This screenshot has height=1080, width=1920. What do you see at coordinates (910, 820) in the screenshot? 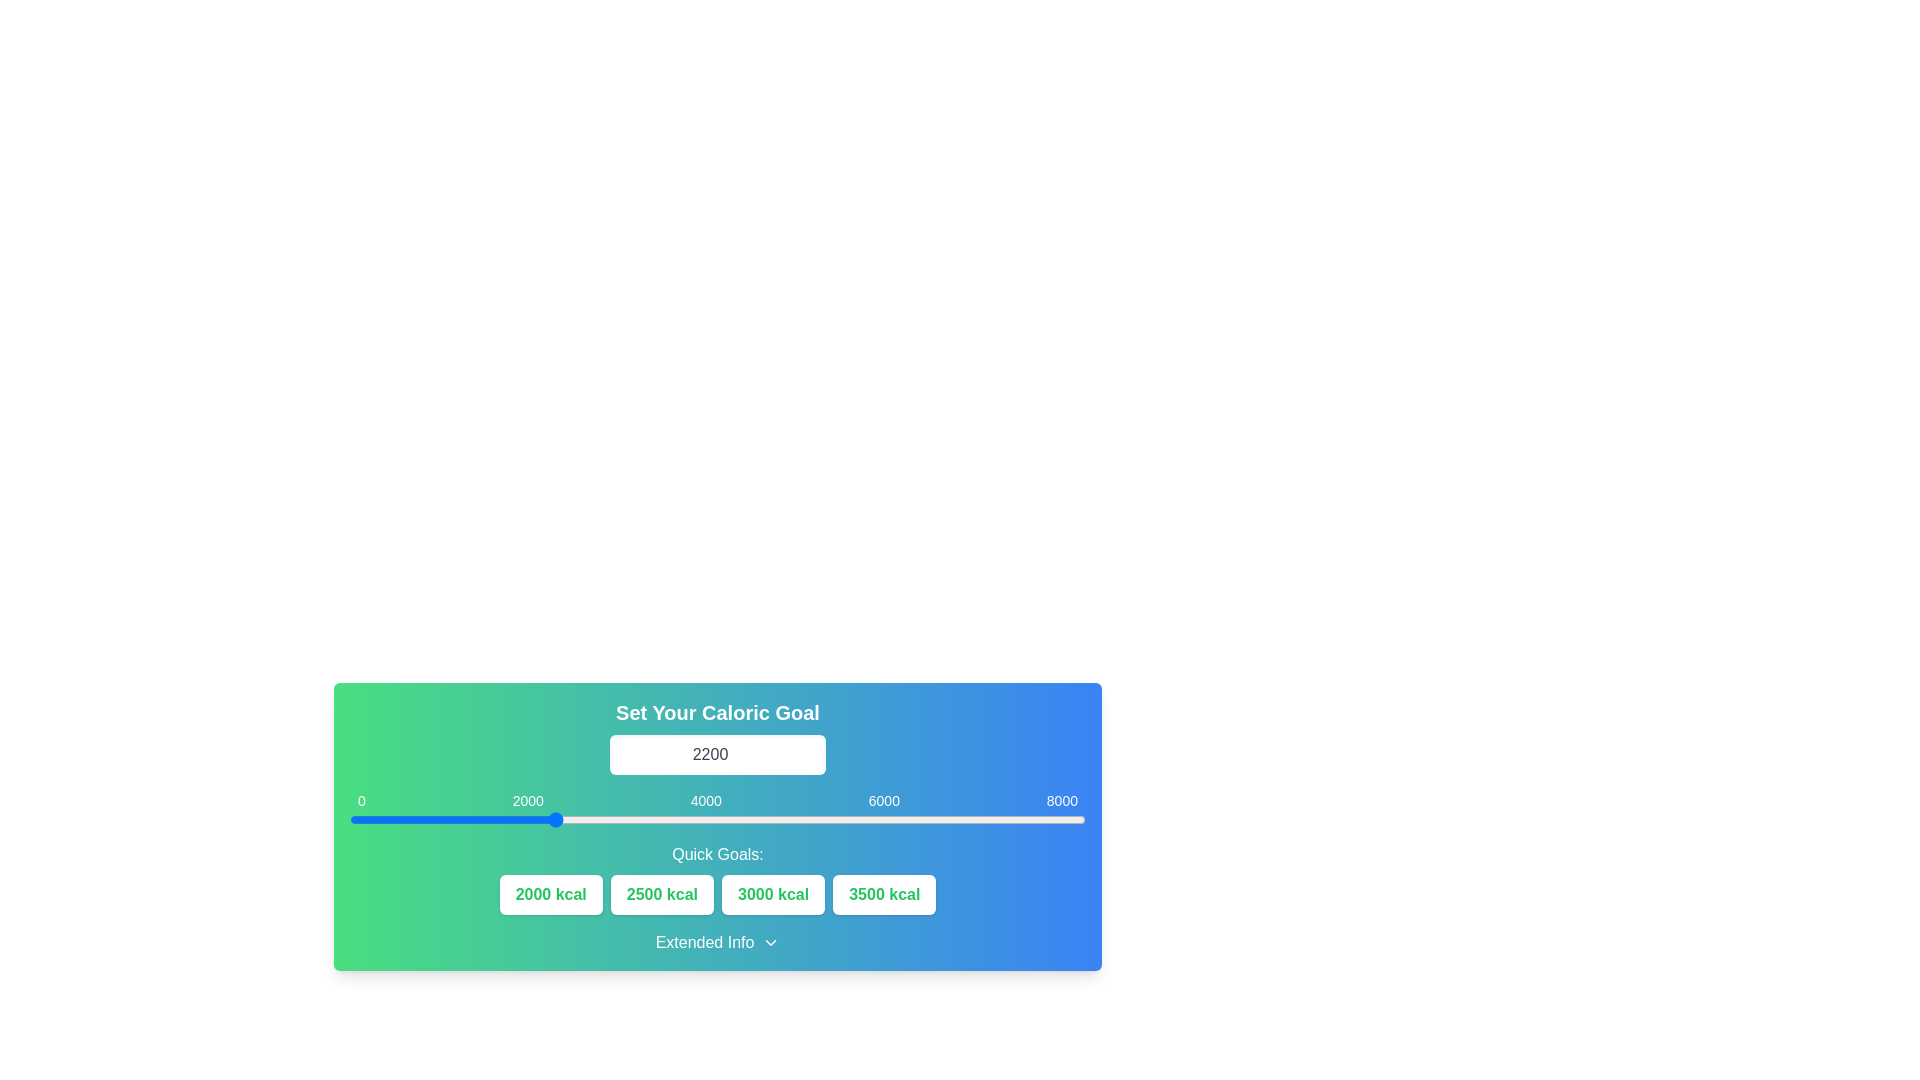
I see `the calorie goal` at bounding box center [910, 820].